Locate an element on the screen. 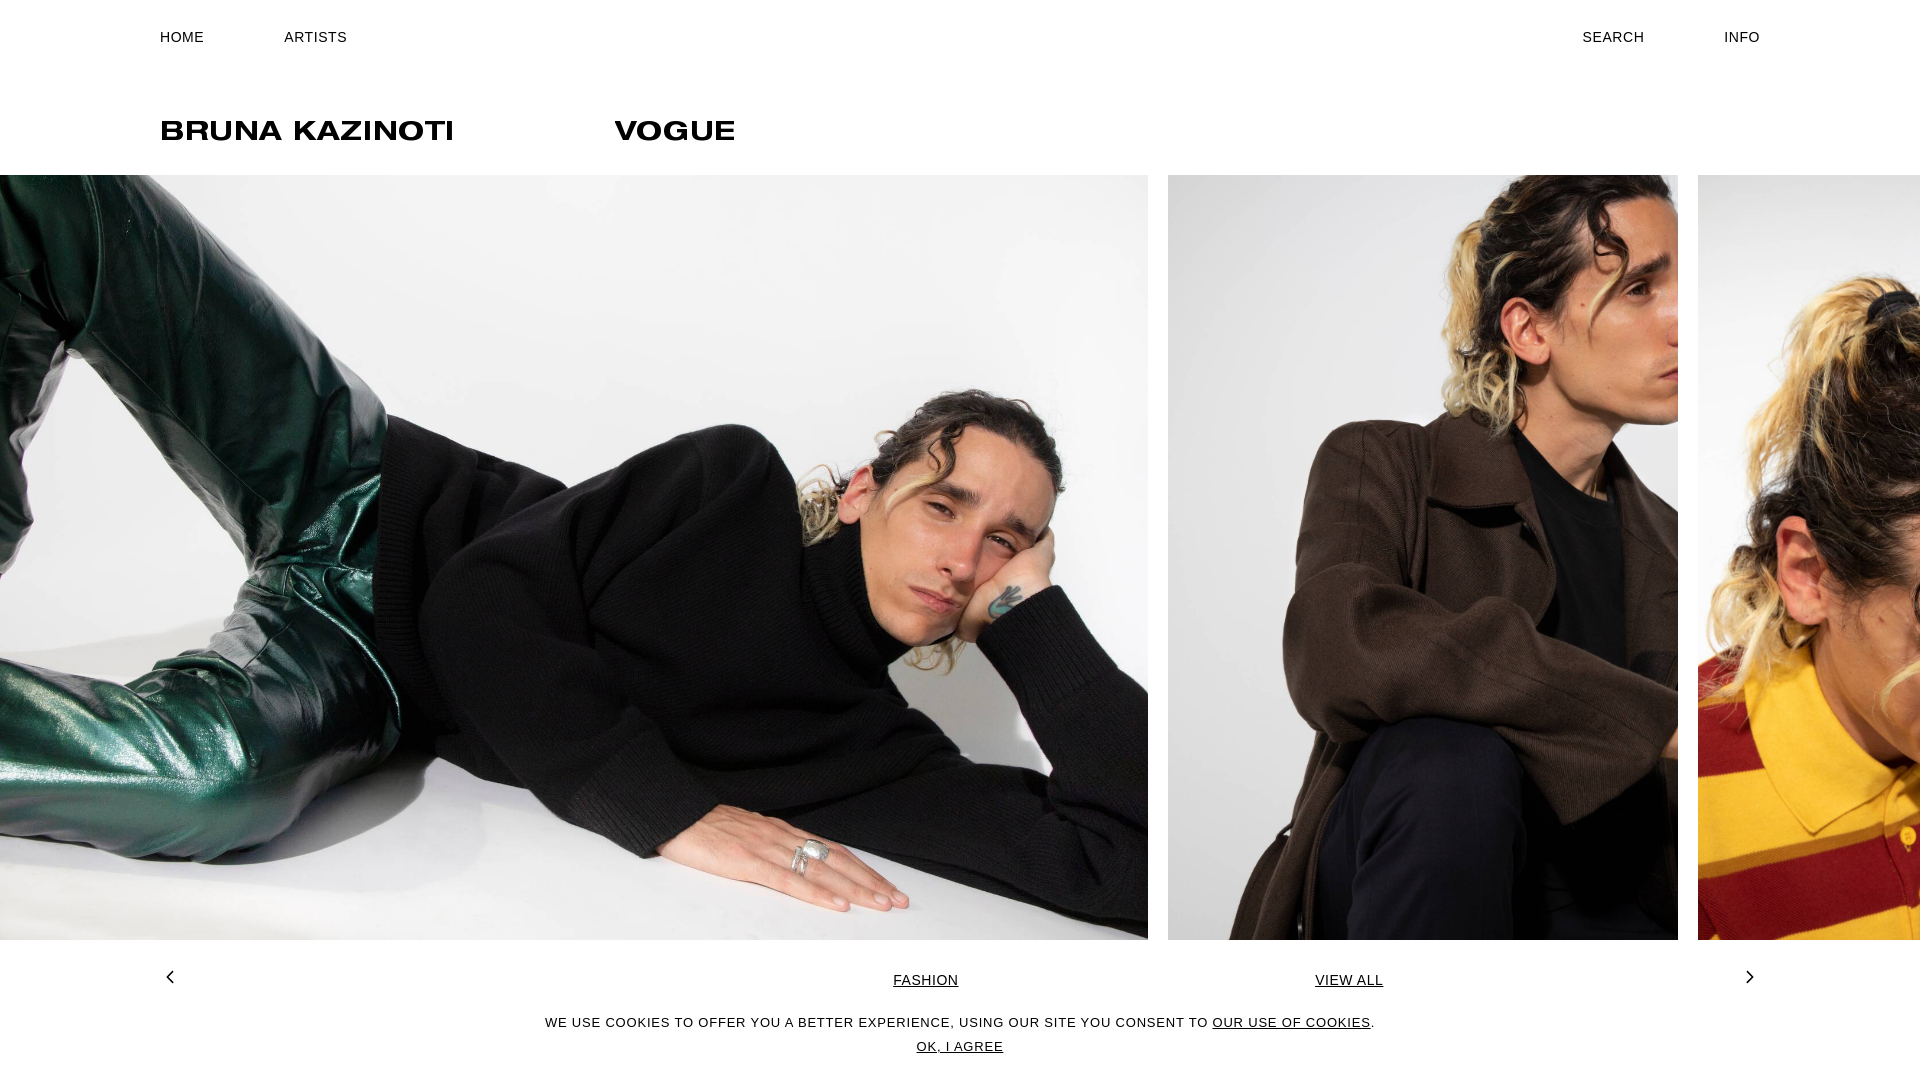 The width and height of the screenshot is (1920, 1080). 'ARTISTS' is located at coordinates (314, 37).